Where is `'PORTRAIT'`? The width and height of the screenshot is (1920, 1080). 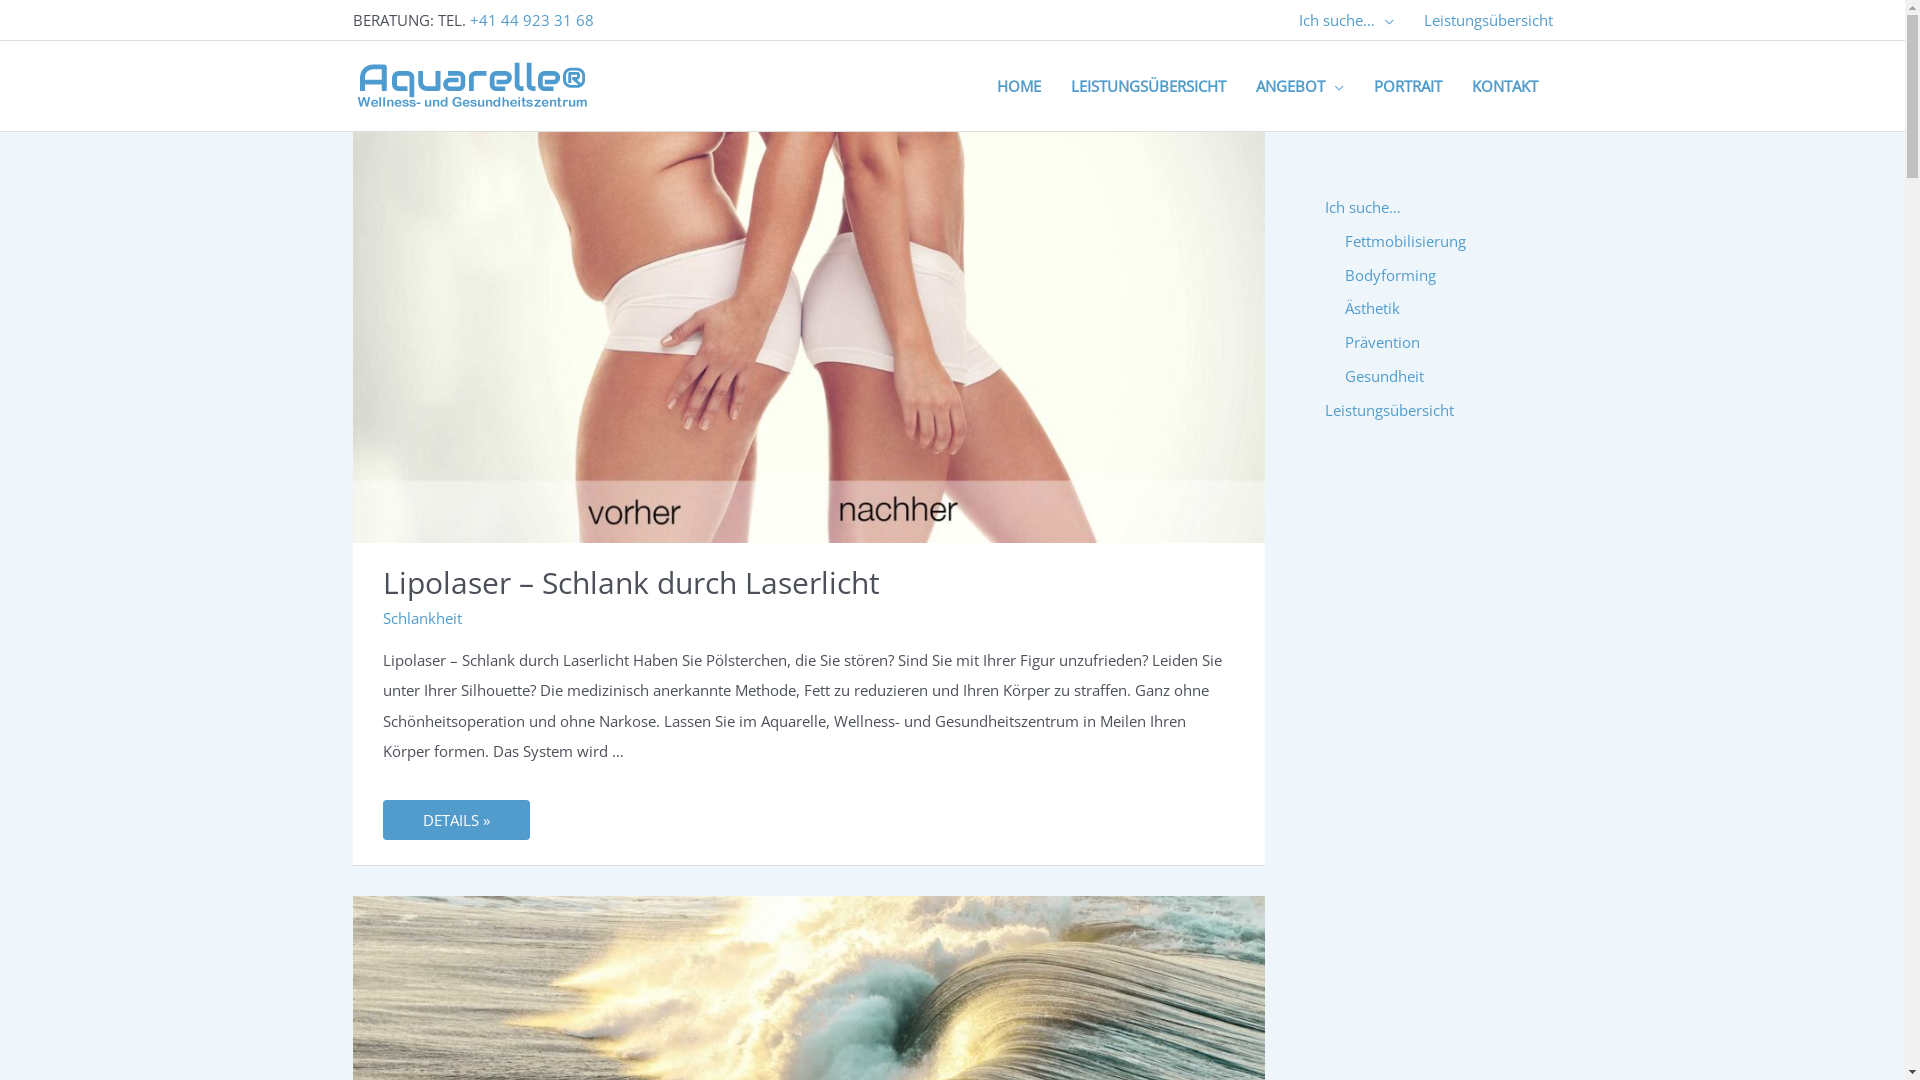 'PORTRAIT' is located at coordinates (1405, 84).